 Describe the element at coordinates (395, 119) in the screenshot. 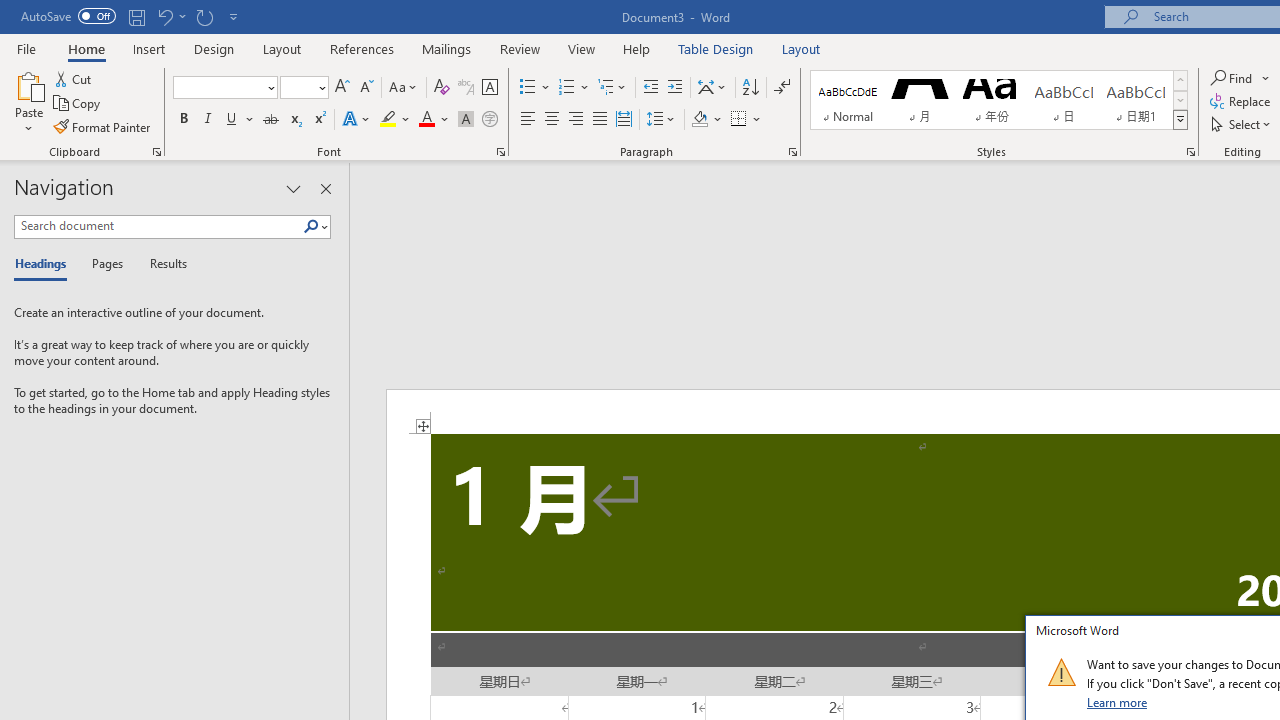

I see `'Text Highlight Color'` at that location.